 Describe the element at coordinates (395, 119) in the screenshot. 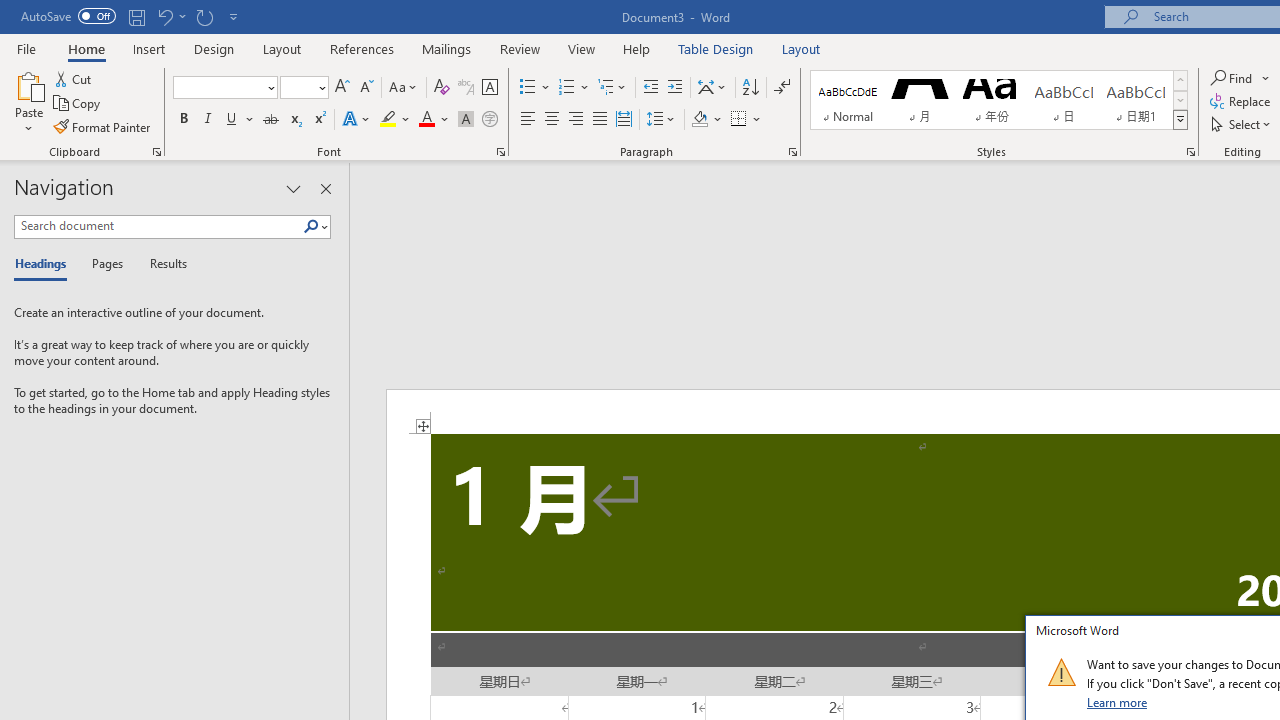

I see `'Text Highlight Color'` at that location.